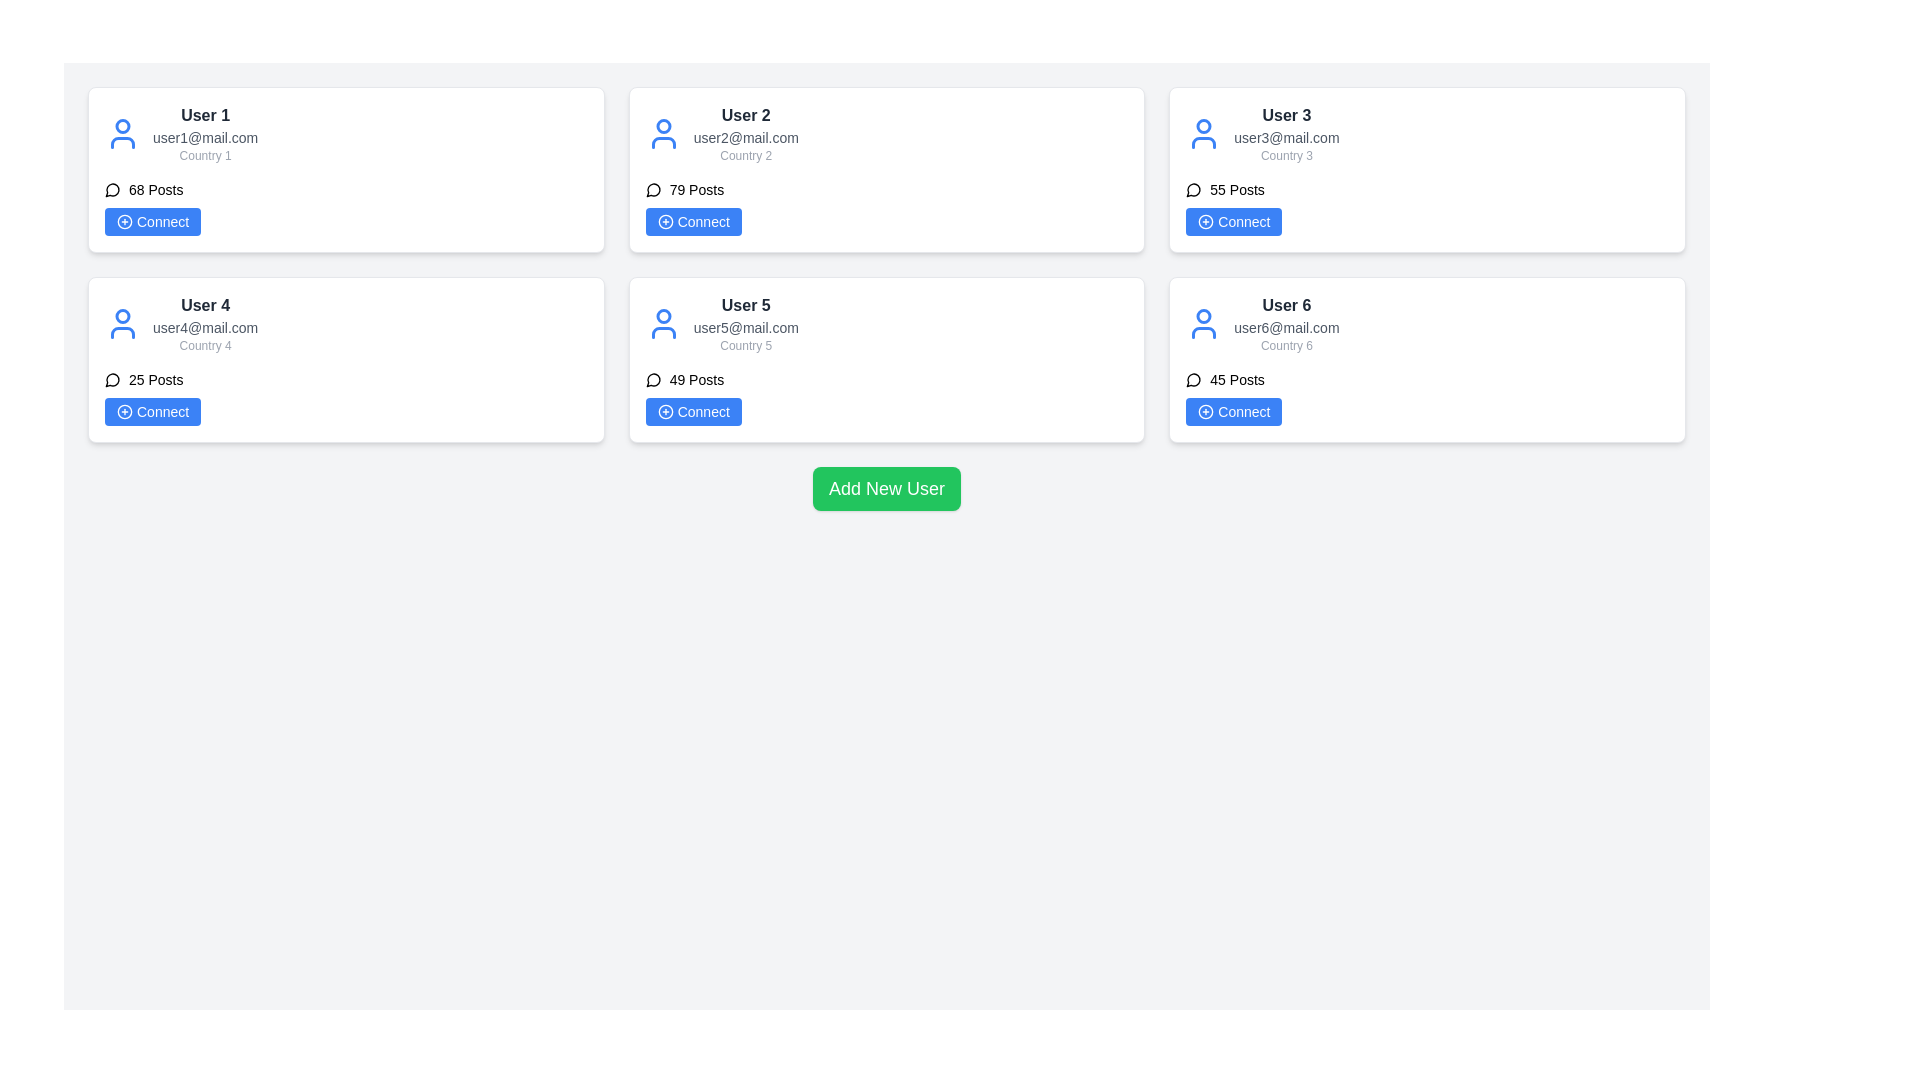 This screenshot has width=1920, height=1080. Describe the element at coordinates (665, 222) in the screenshot. I see `the circular icon with a plus sign inside it, located to the left of the 'Connect' text` at that location.